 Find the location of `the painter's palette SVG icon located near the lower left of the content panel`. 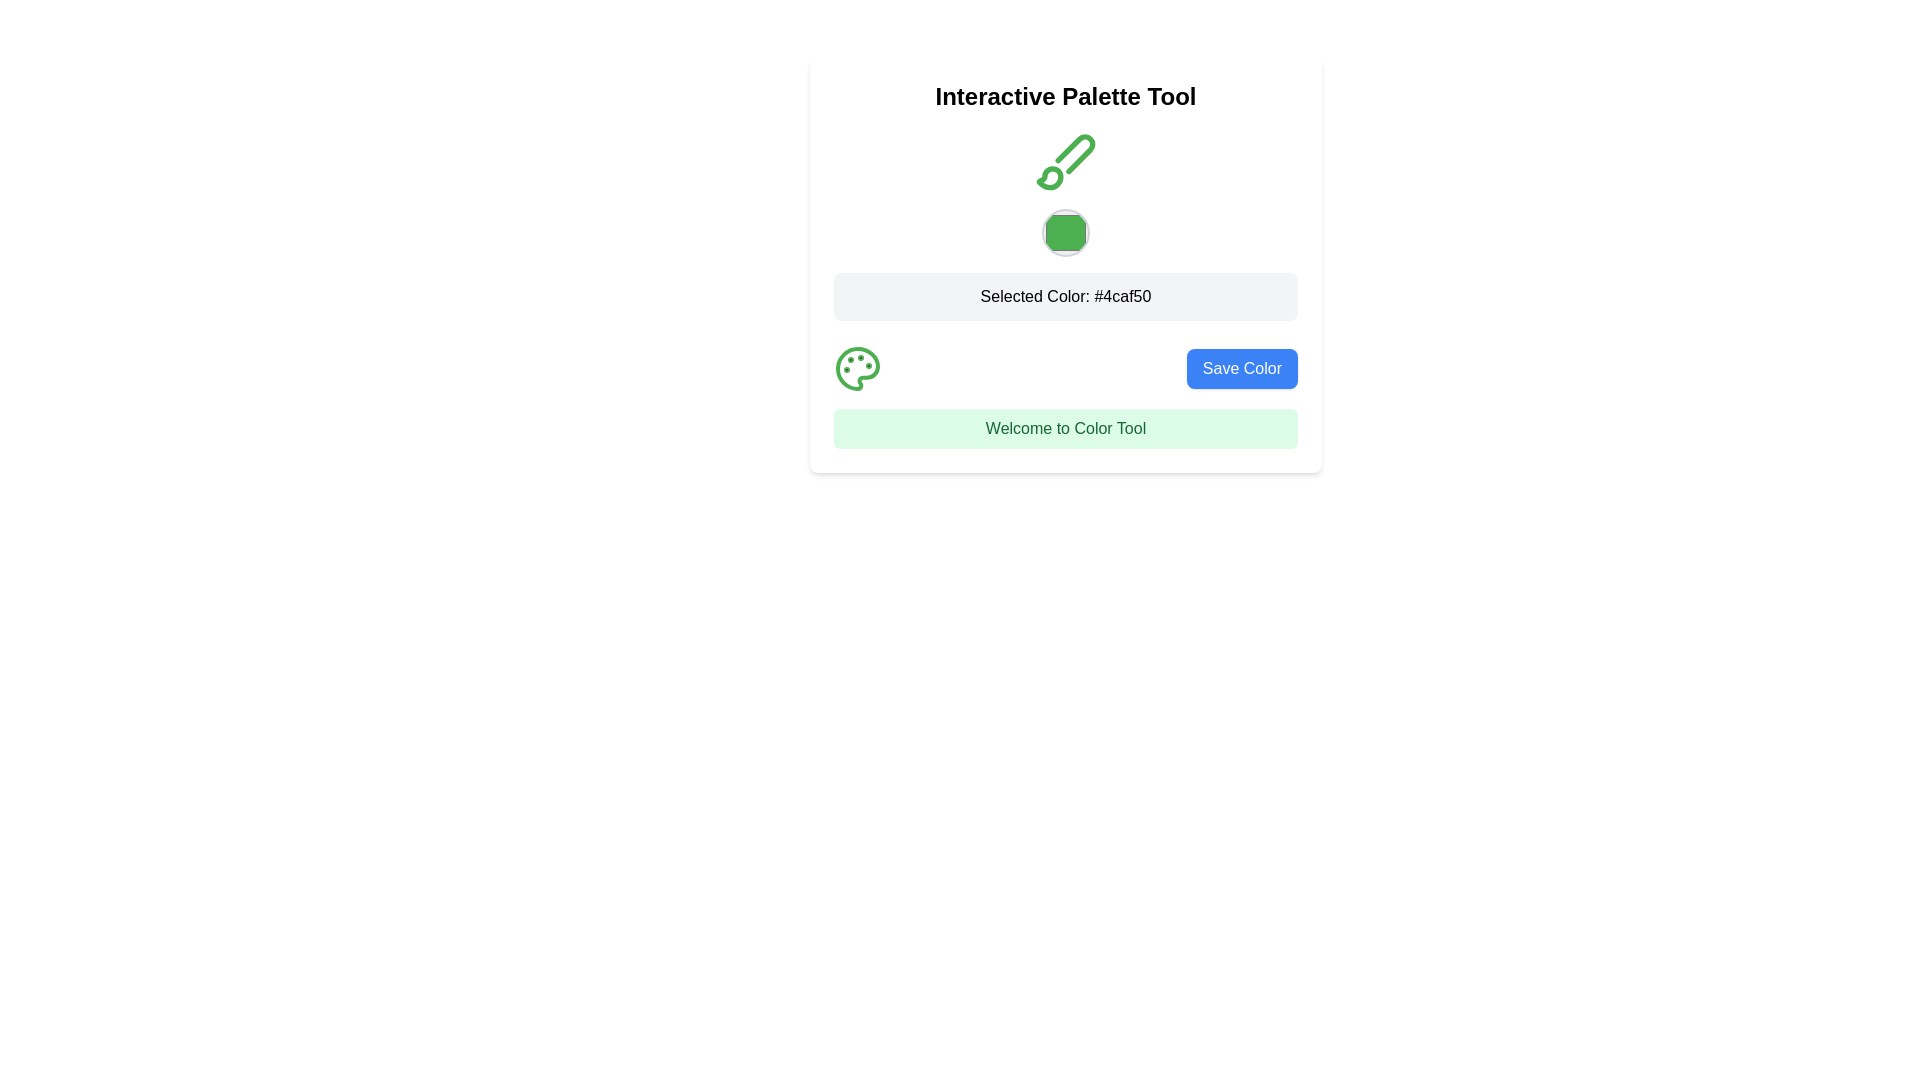

the painter's palette SVG icon located near the lower left of the content panel is located at coordinates (858, 369).